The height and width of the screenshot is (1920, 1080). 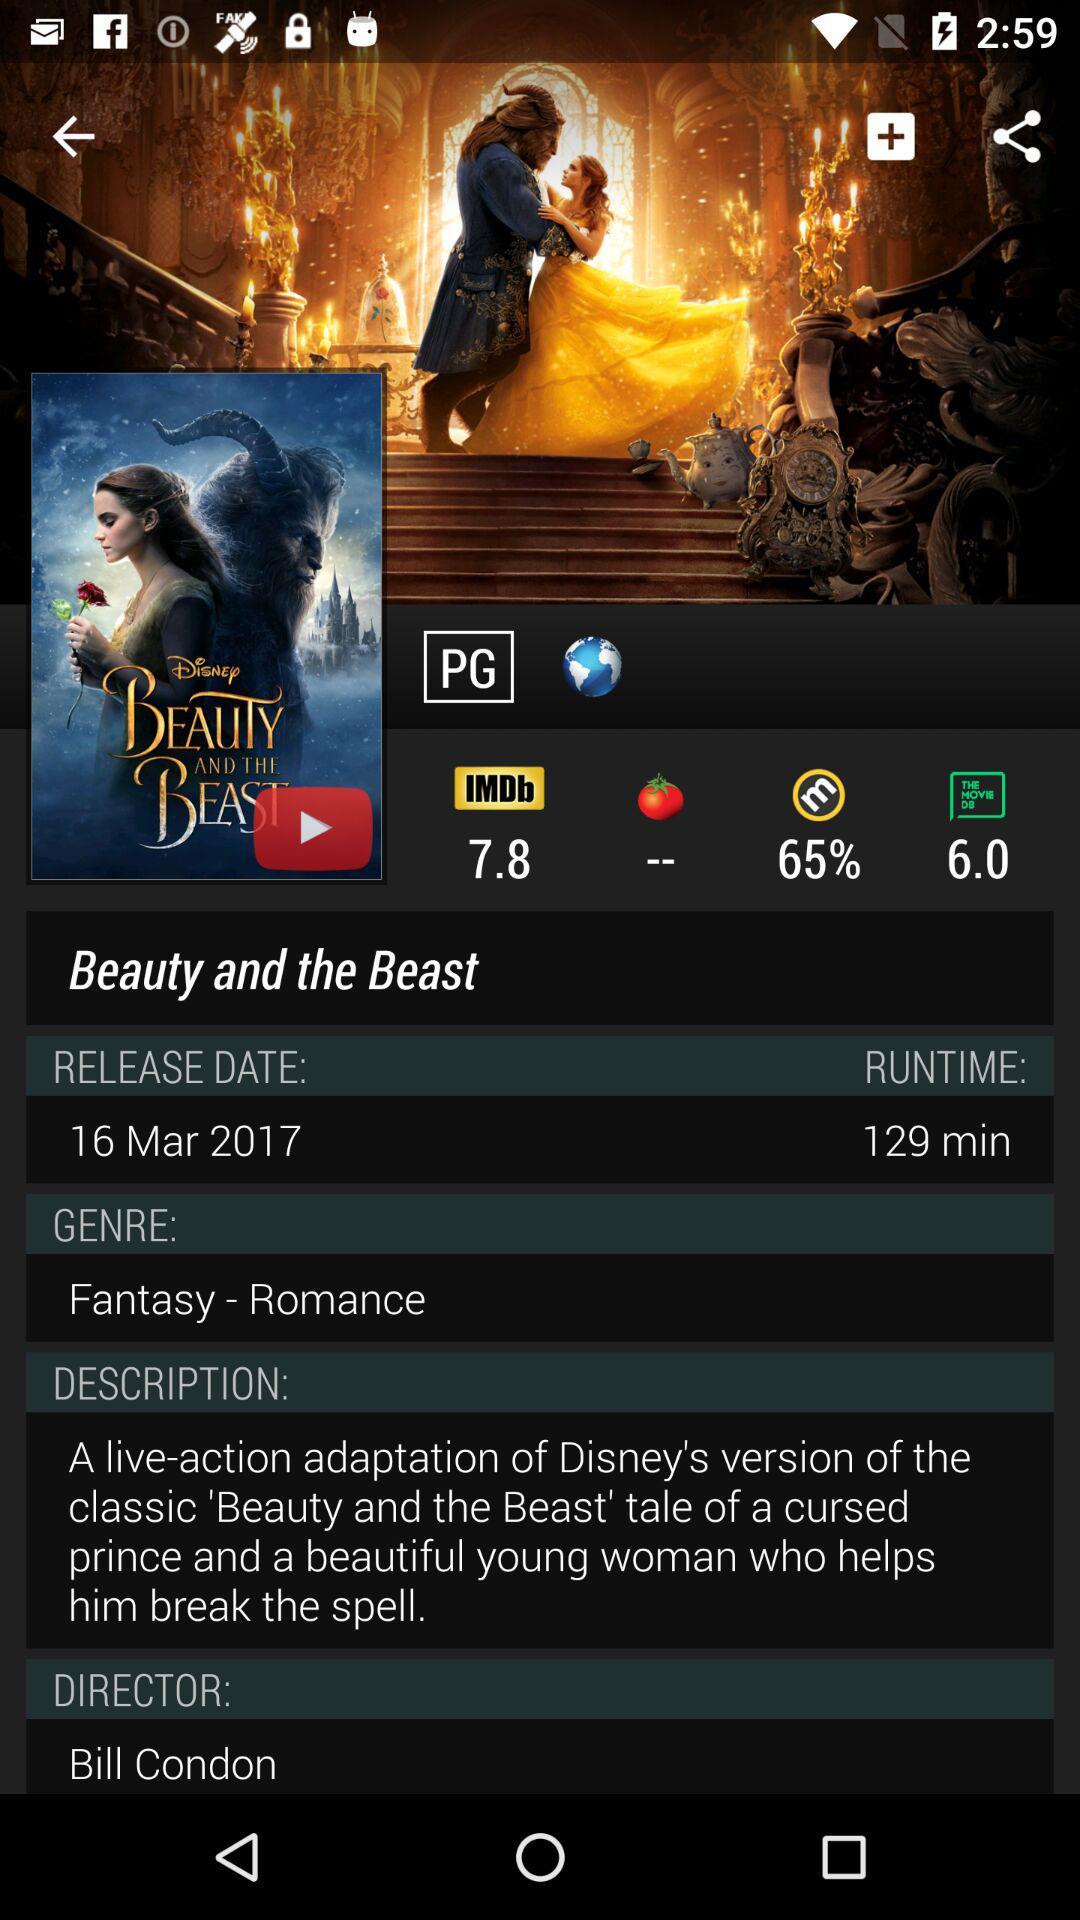 What do you see at coordinates (591, 666) in the screenshot?
I see `the avatar icon` at bounding box center [591, 666].